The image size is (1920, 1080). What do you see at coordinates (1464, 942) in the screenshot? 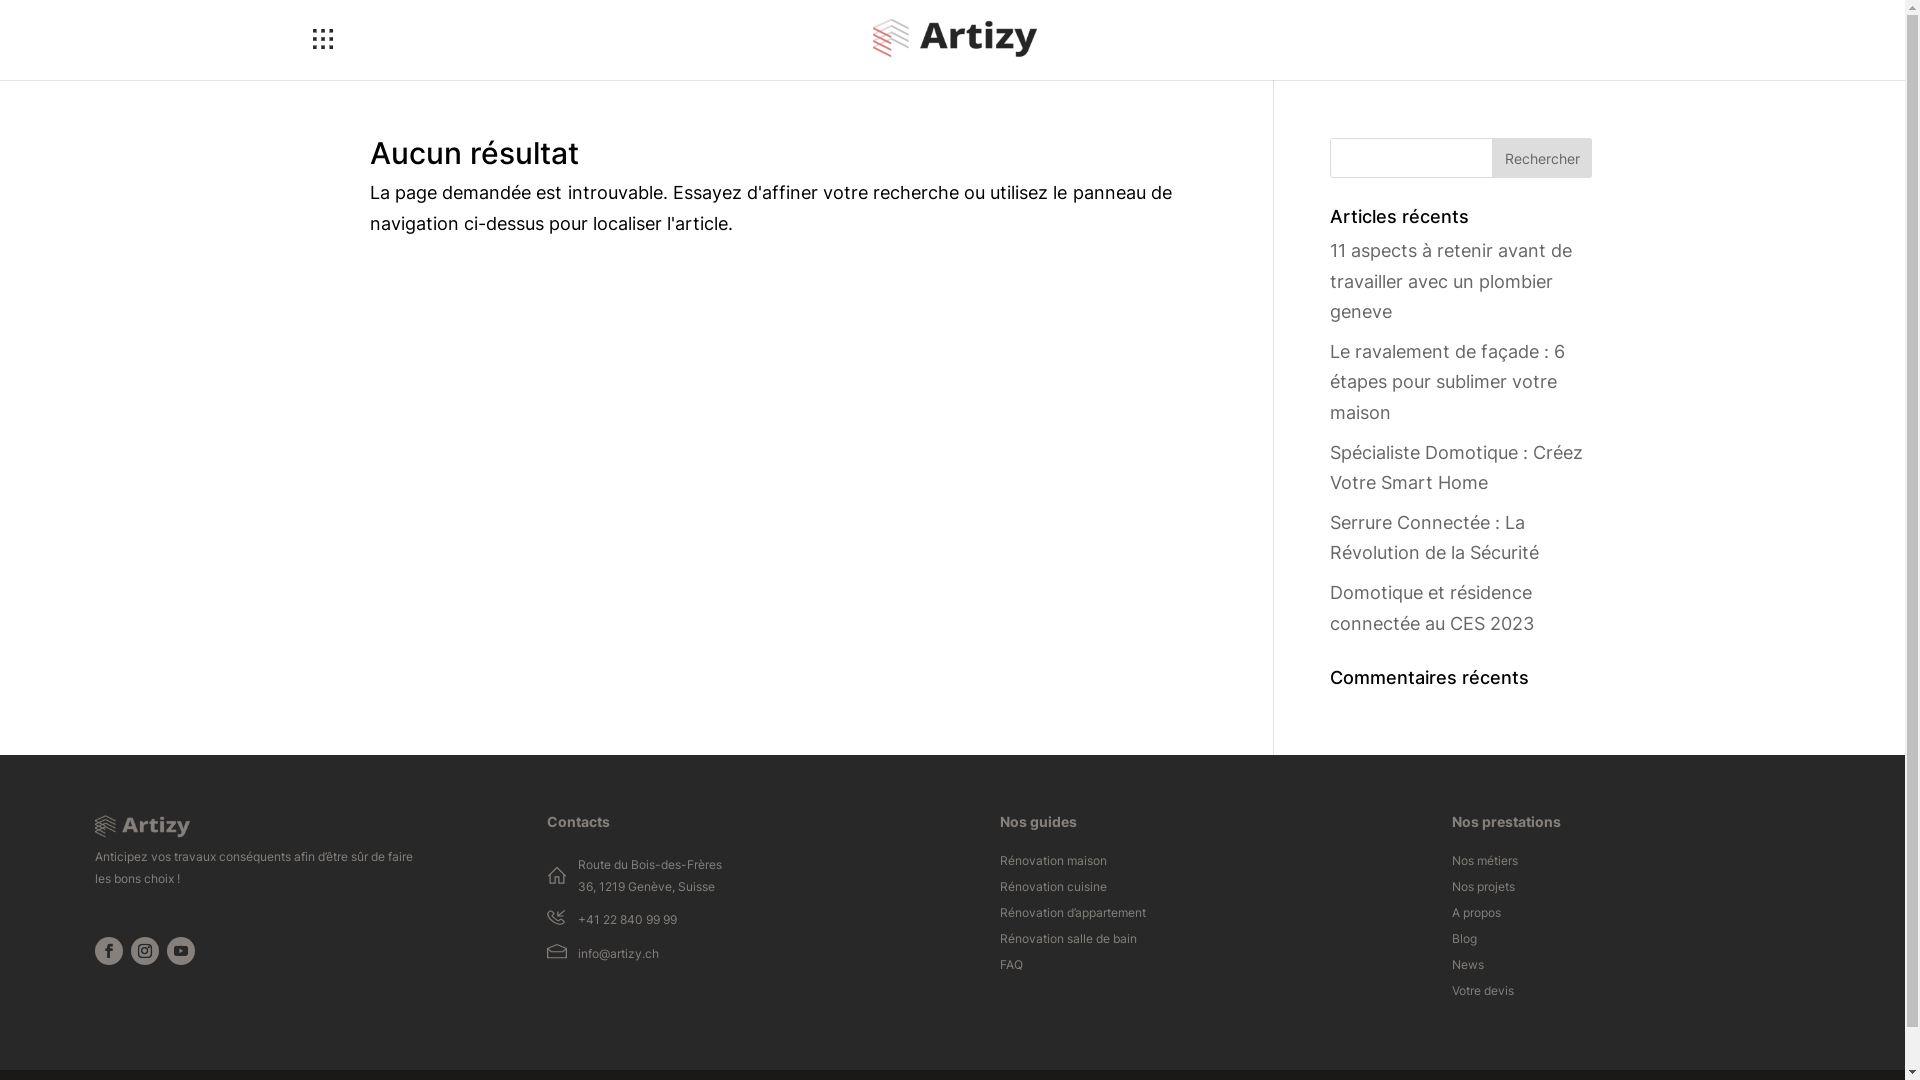
I see `'Blog'` at bounding box center [1464, 942].